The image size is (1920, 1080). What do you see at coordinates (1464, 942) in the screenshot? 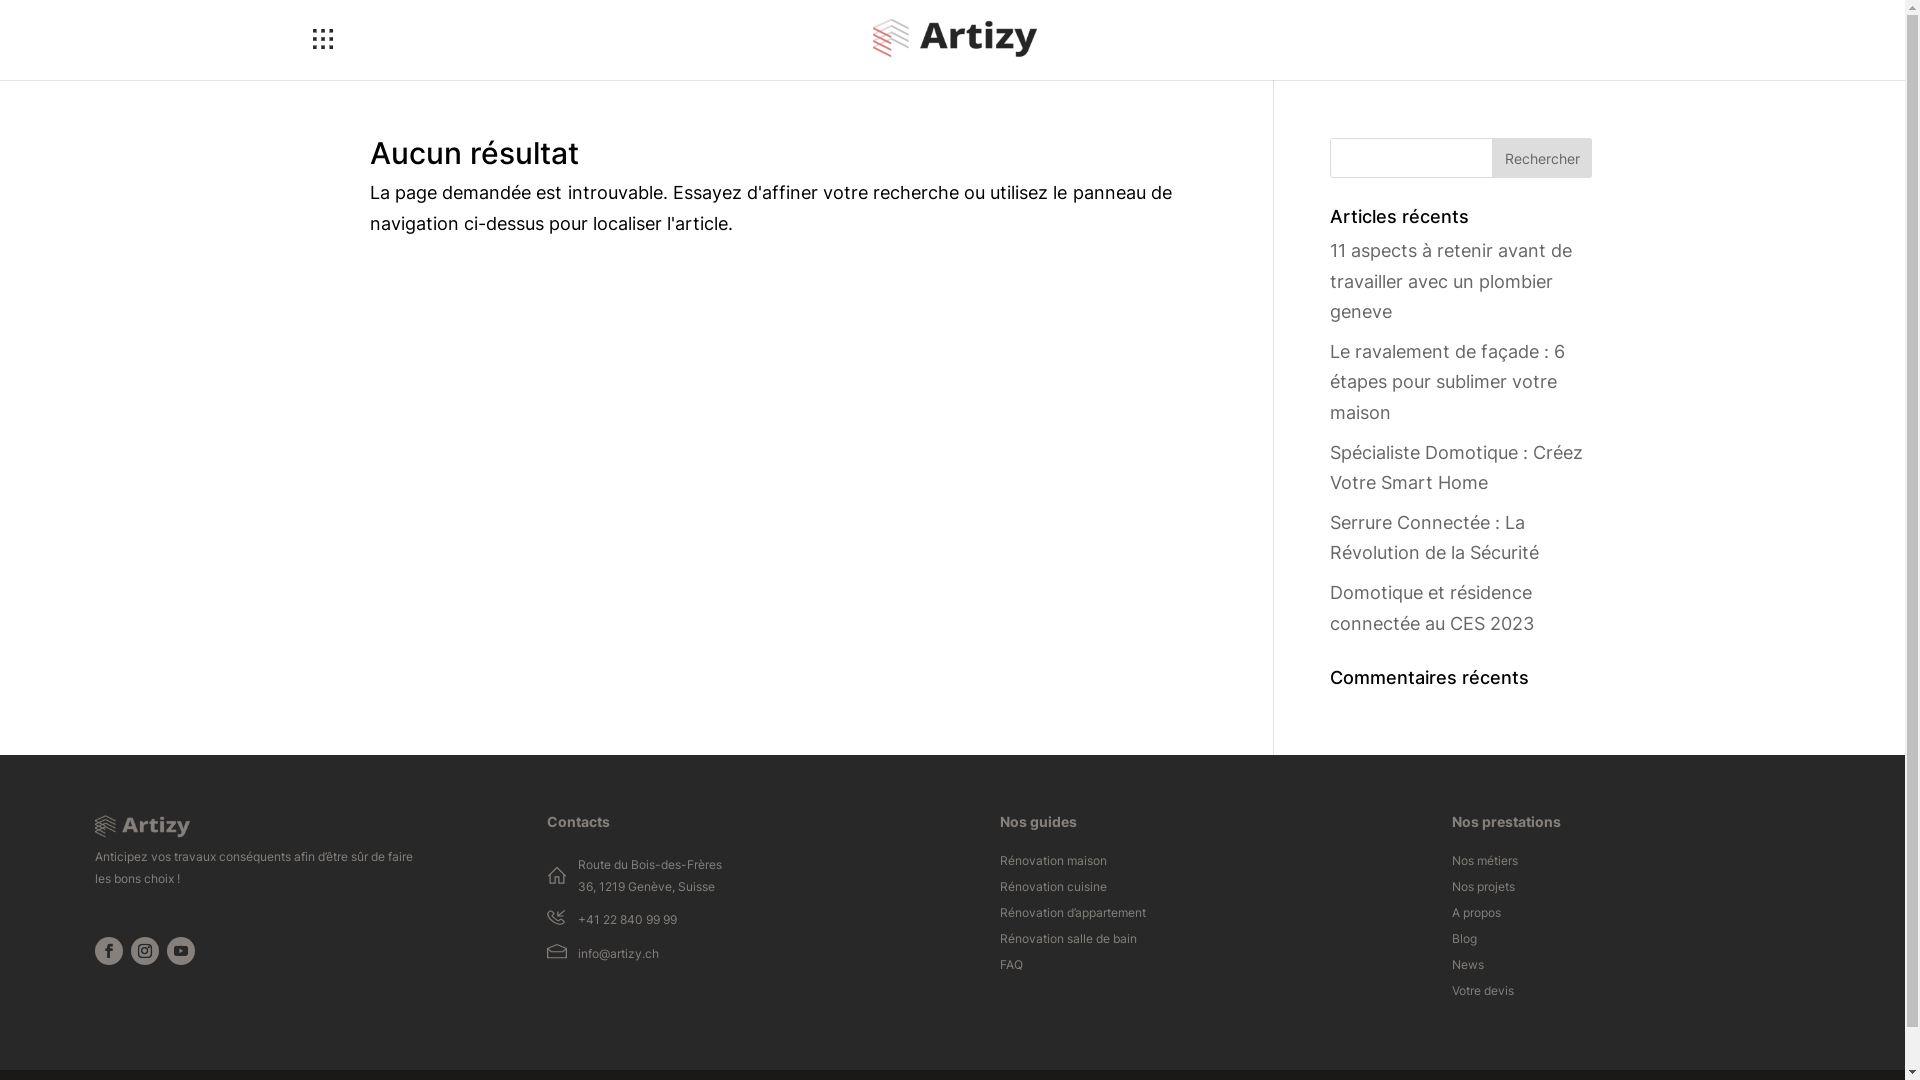
I see `'Blog'` at bounding box center [1464, 942].